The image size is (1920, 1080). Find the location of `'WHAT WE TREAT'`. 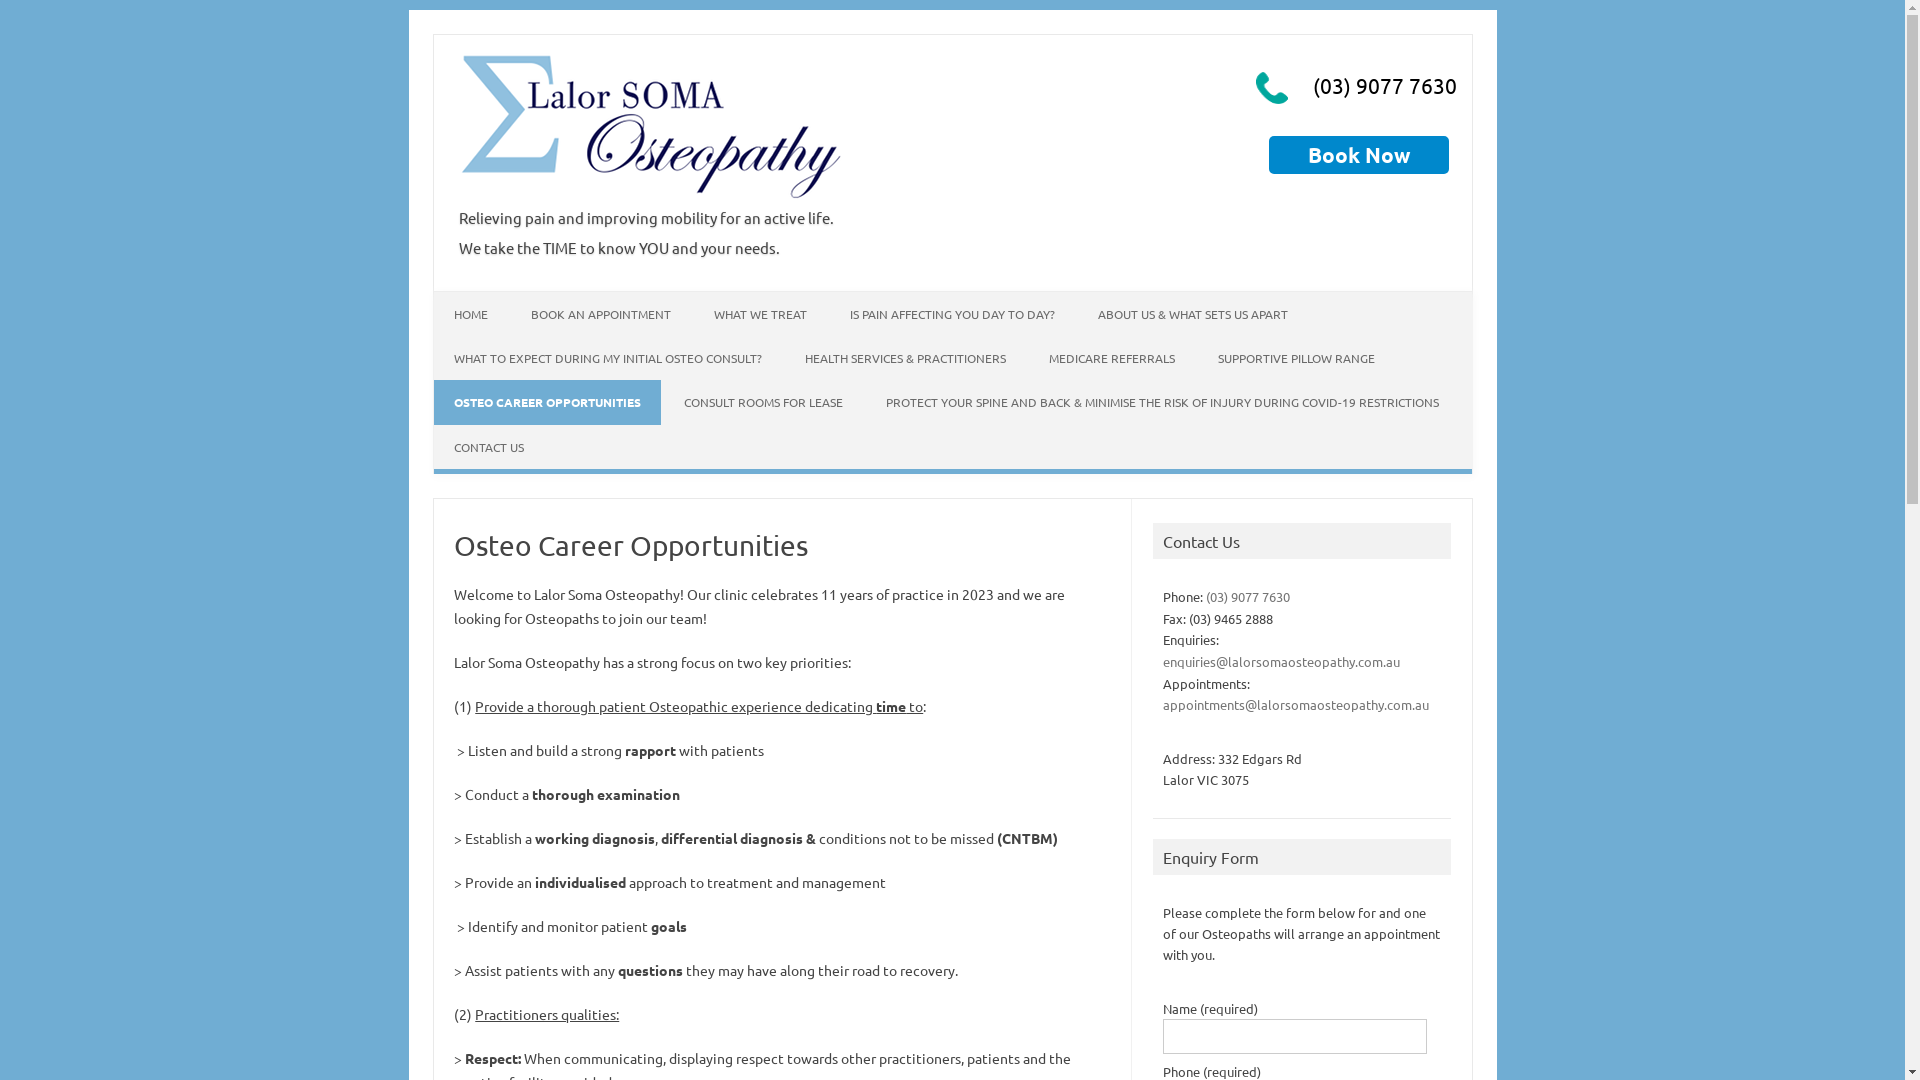

'WHAT WE TREAT' is located at coordinates (759, 313).